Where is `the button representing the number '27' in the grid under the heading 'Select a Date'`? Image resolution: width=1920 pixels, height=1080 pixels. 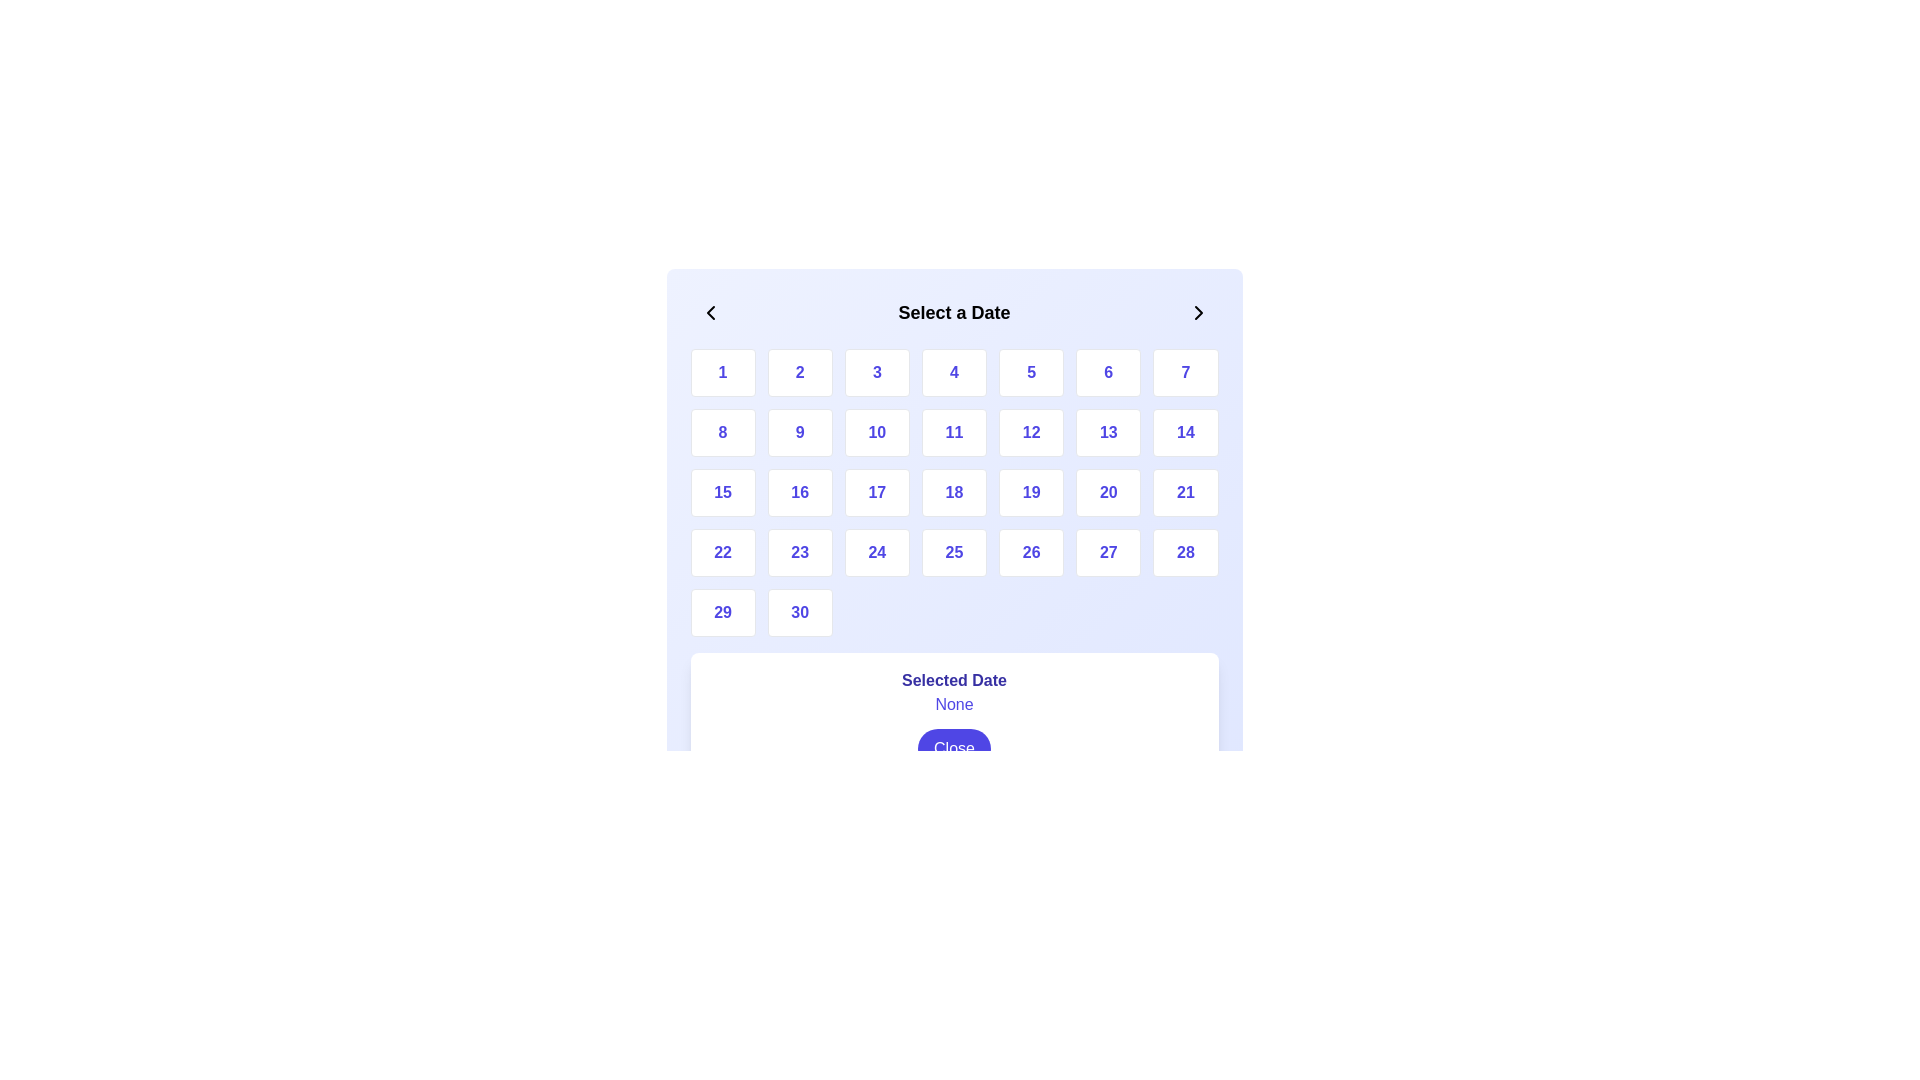
the button representing the number '27' in the grid under the heading 'Select a Date' is located at coordinates (1107, 552).